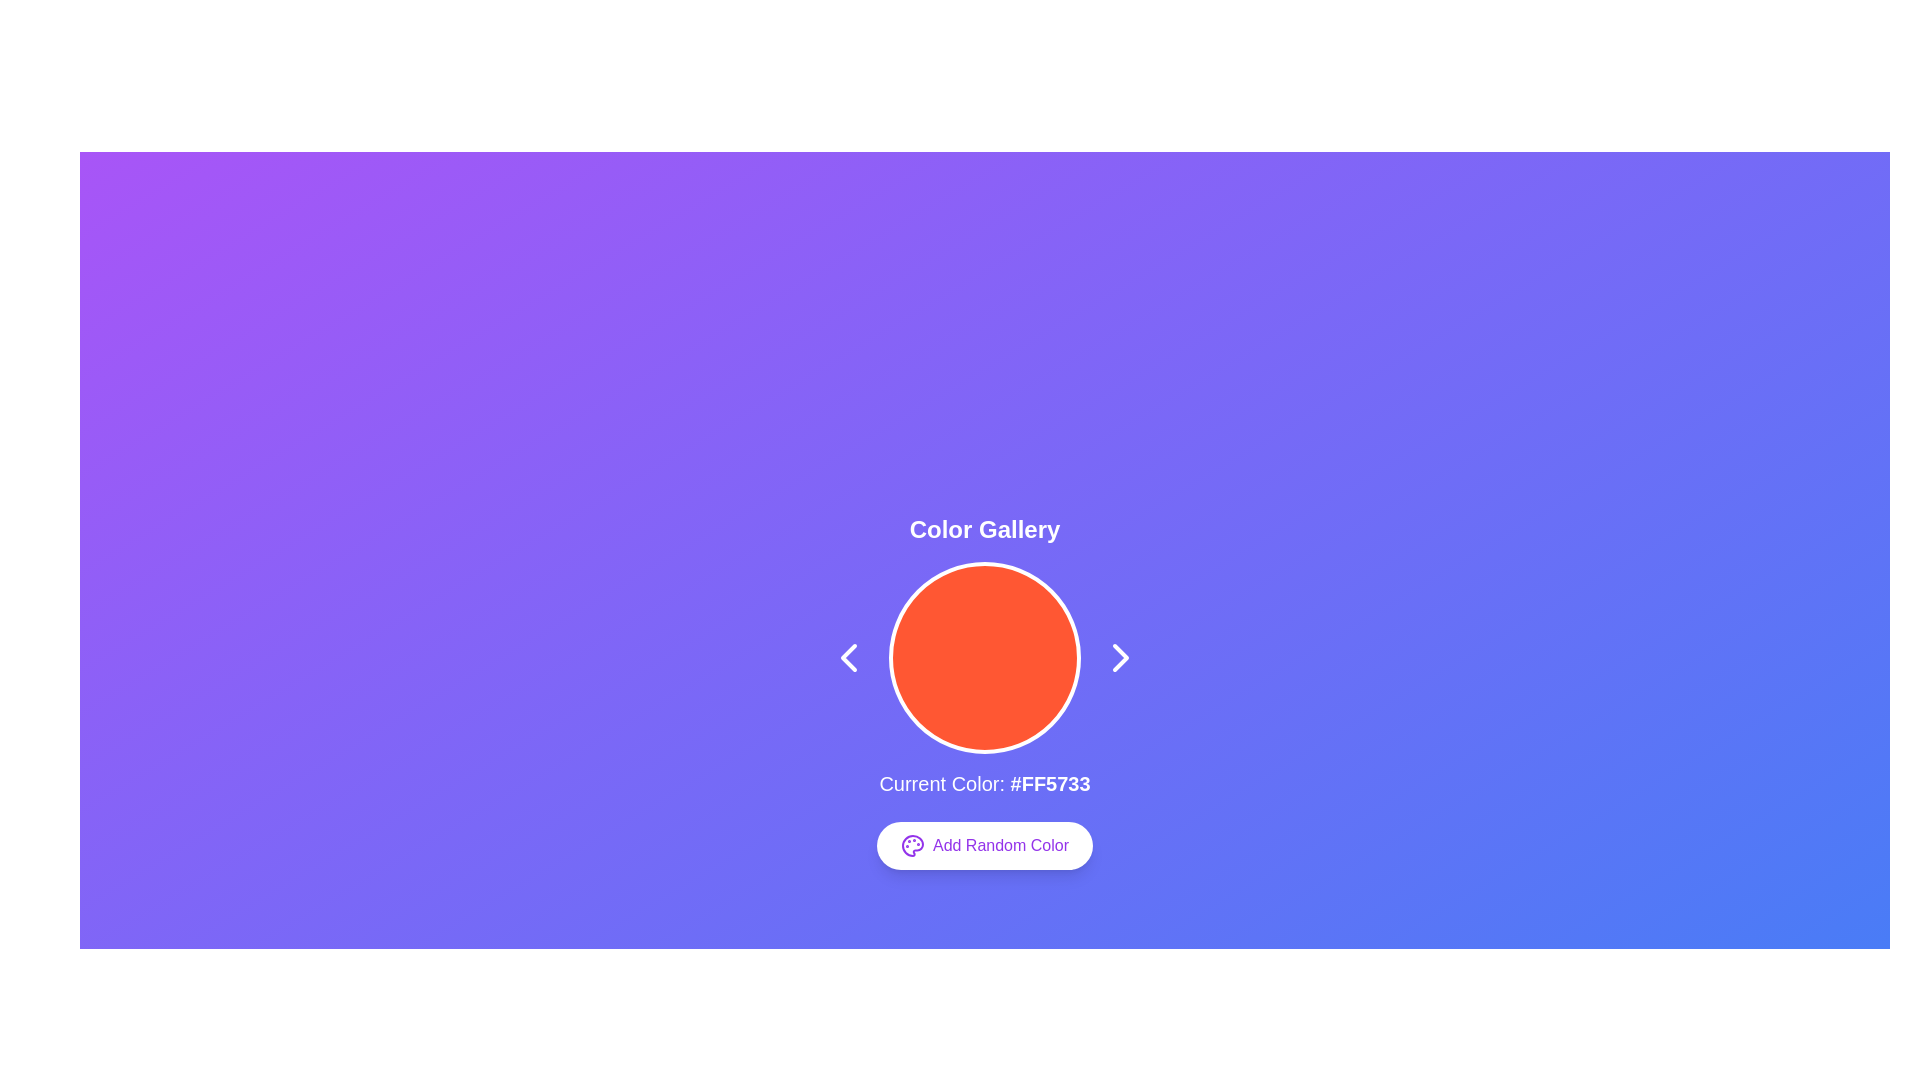 This screenshot has width=1920, height=1080. I want to click on the purple palette icon located to the left of the 'Add Random Color' text within the button at the bottom center of the interface, so click(911, 845).